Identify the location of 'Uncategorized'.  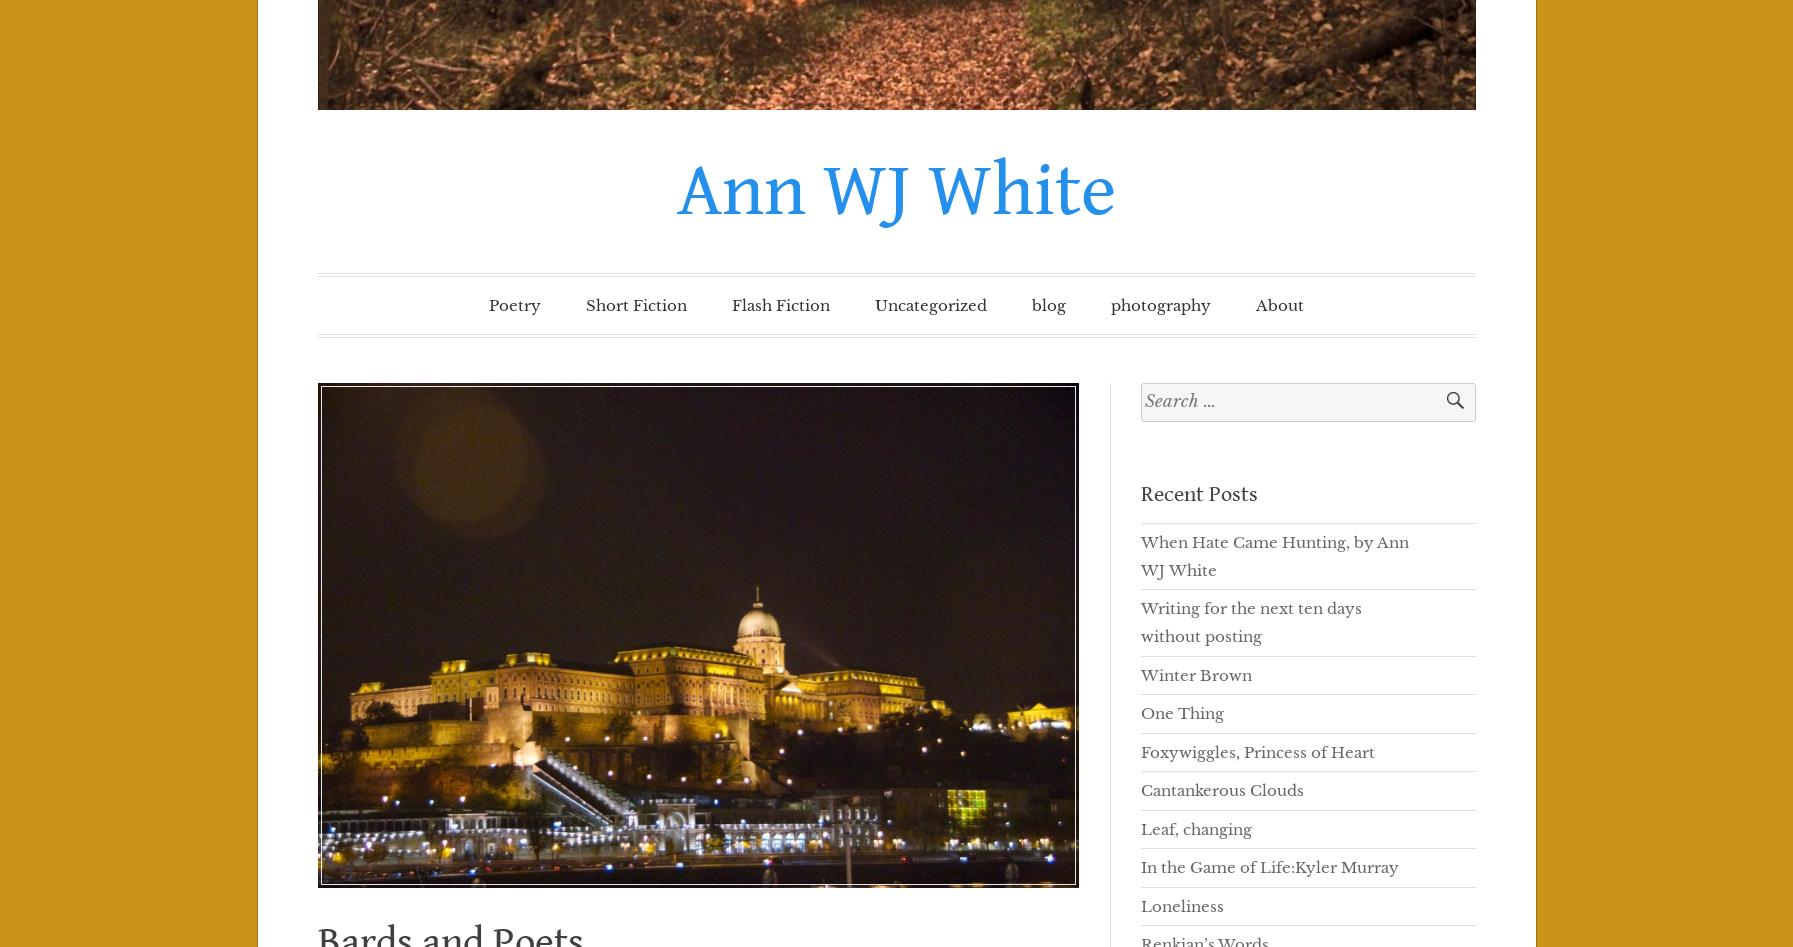
(930, 304).